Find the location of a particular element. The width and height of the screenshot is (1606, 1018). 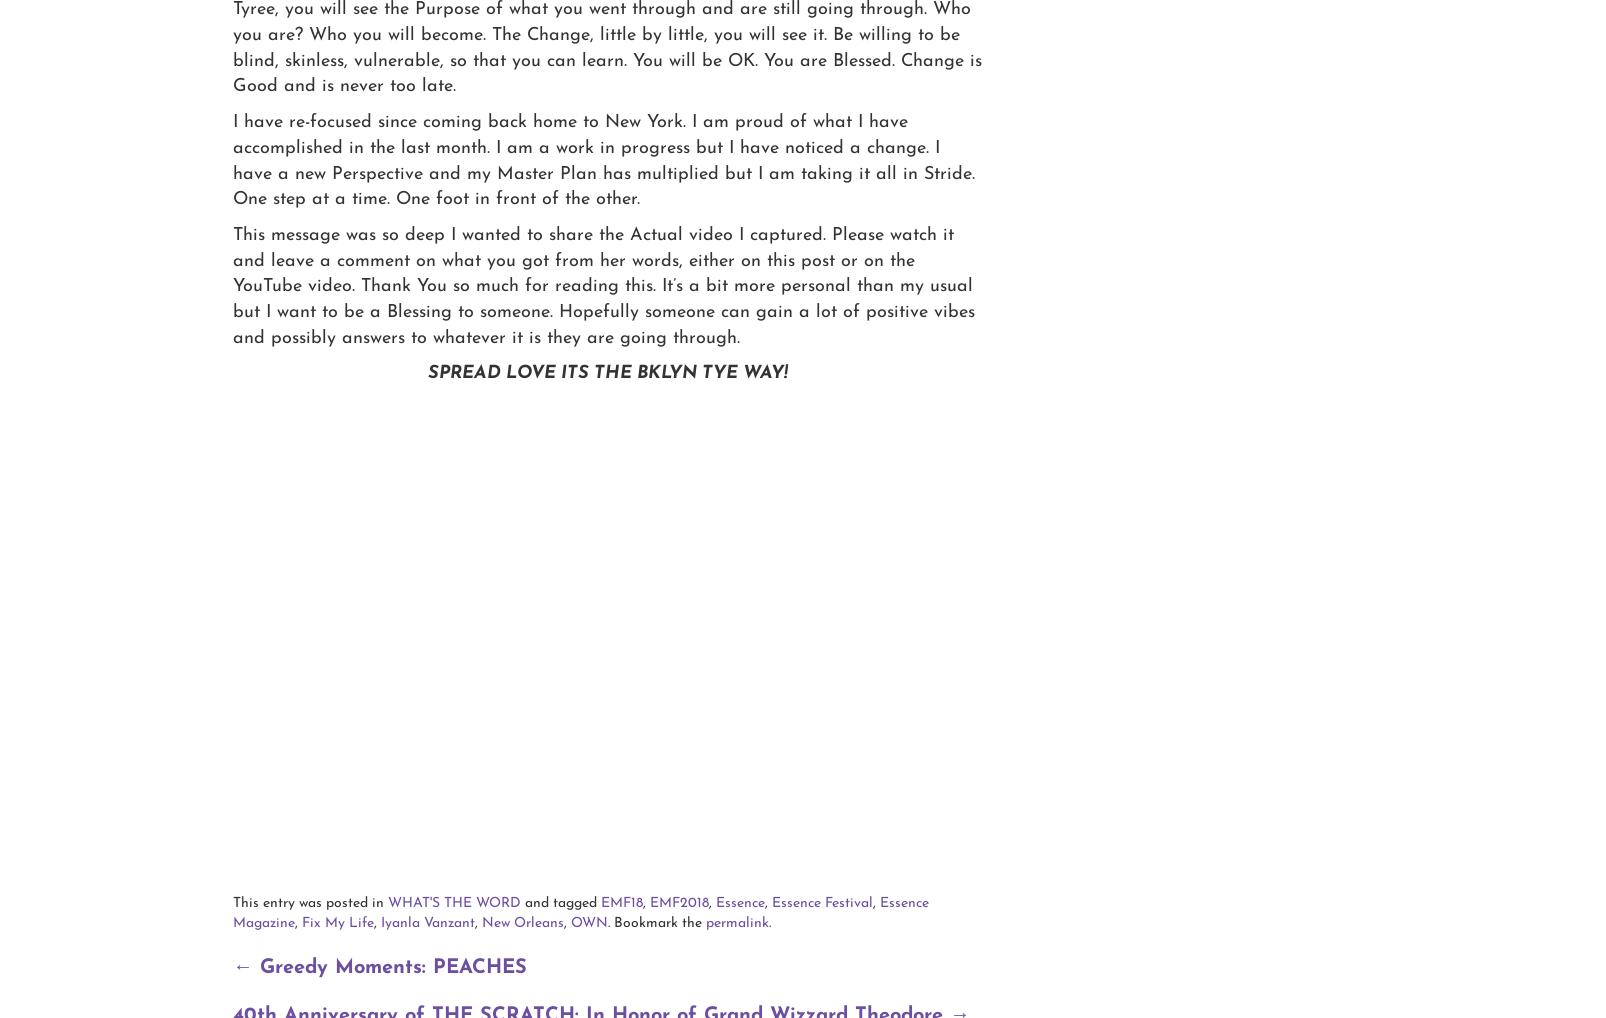

'This entry was posted in' is located at coordinates (310, 902).